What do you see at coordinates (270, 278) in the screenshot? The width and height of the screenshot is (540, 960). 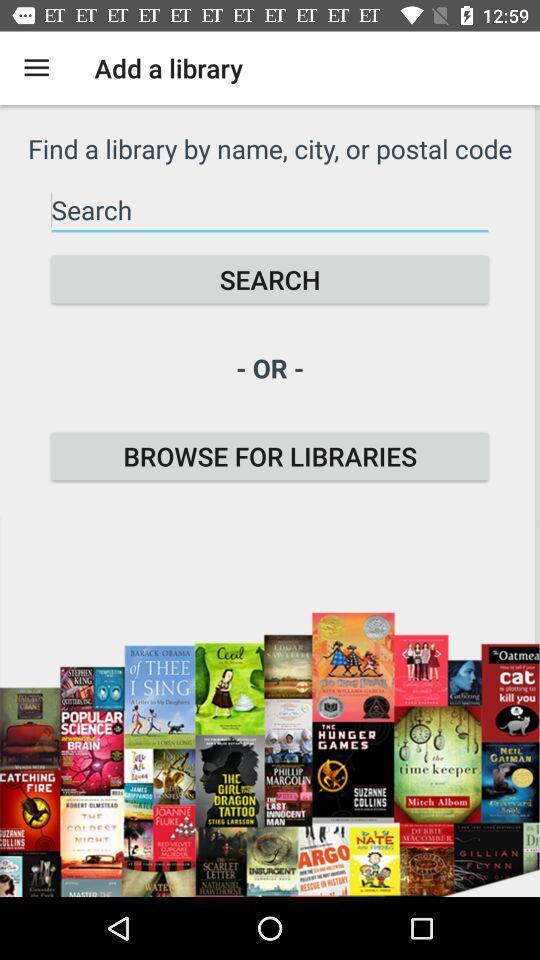 I see `the search` at bounding box center [270, 278].